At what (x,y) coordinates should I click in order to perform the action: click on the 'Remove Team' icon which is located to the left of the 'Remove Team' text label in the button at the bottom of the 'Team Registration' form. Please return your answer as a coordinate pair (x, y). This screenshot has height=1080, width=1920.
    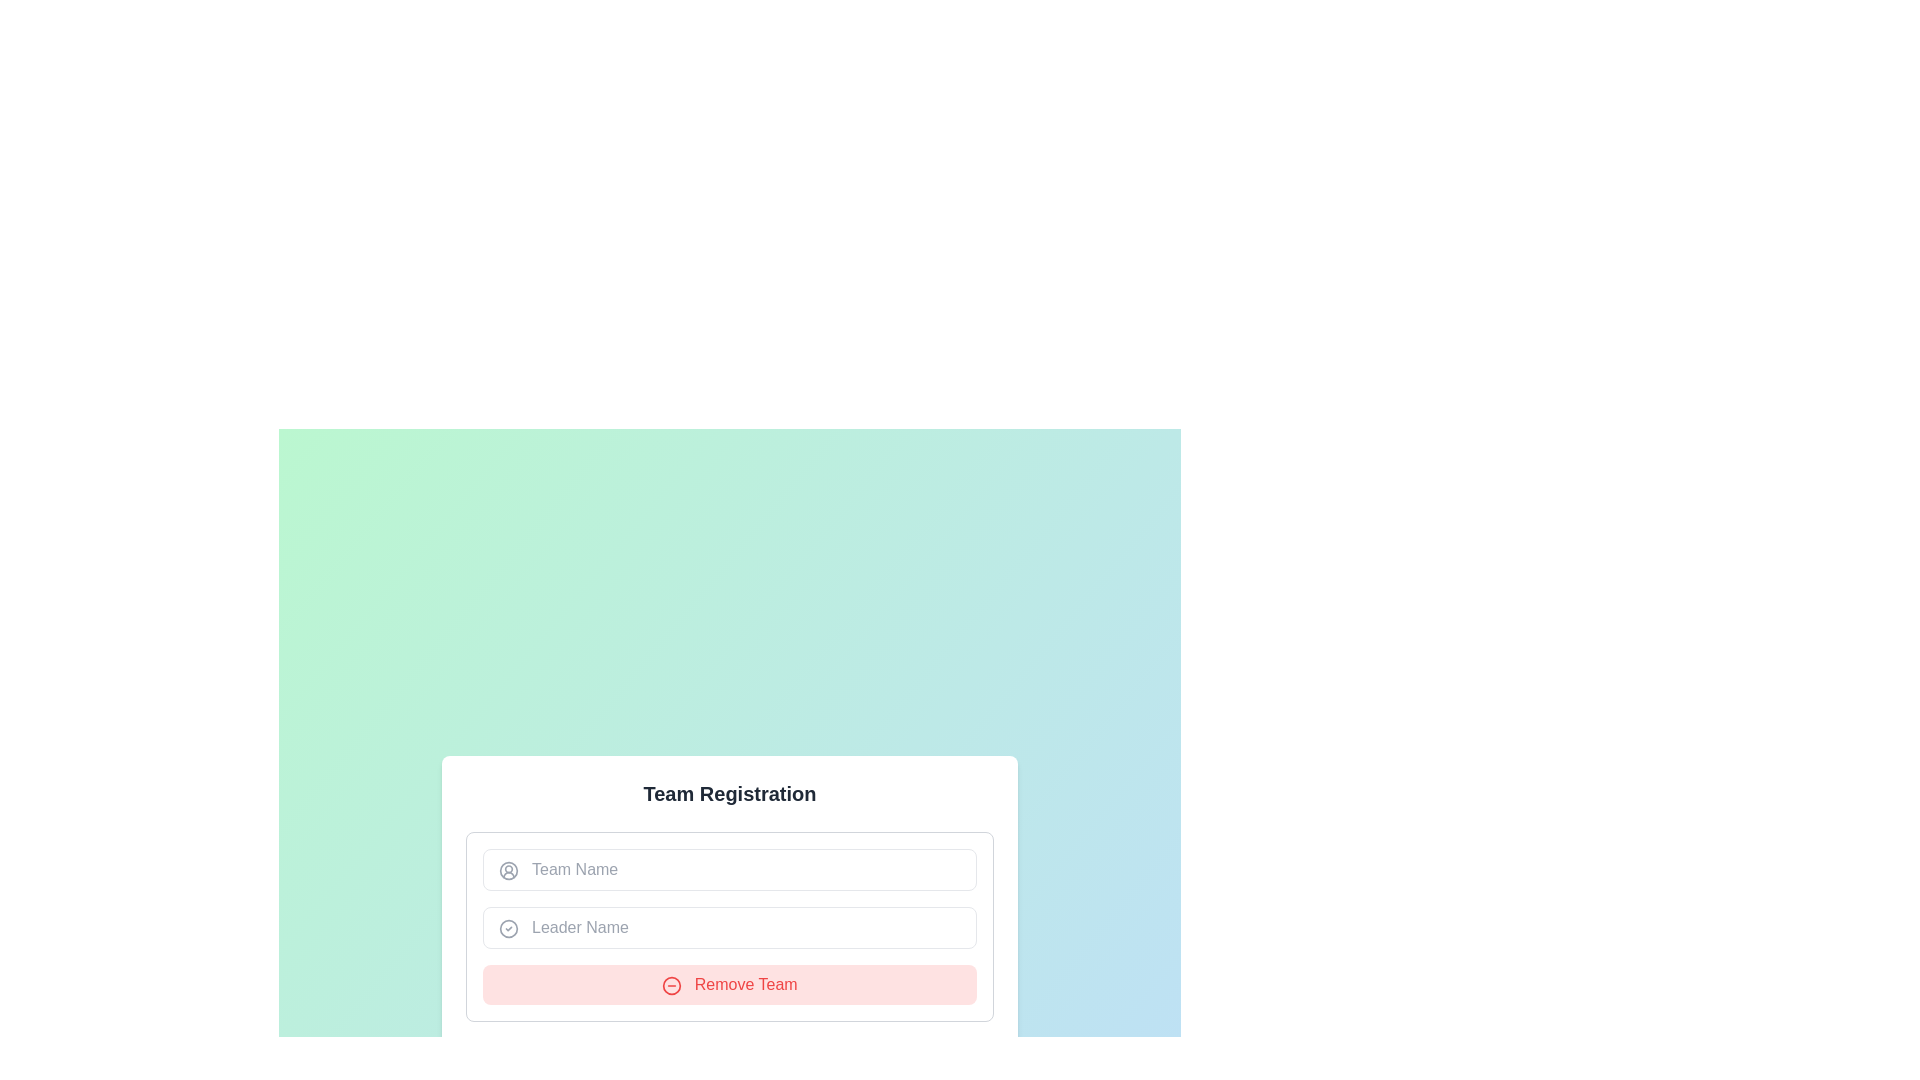
    Looking at the image, I should click on (672, 984).